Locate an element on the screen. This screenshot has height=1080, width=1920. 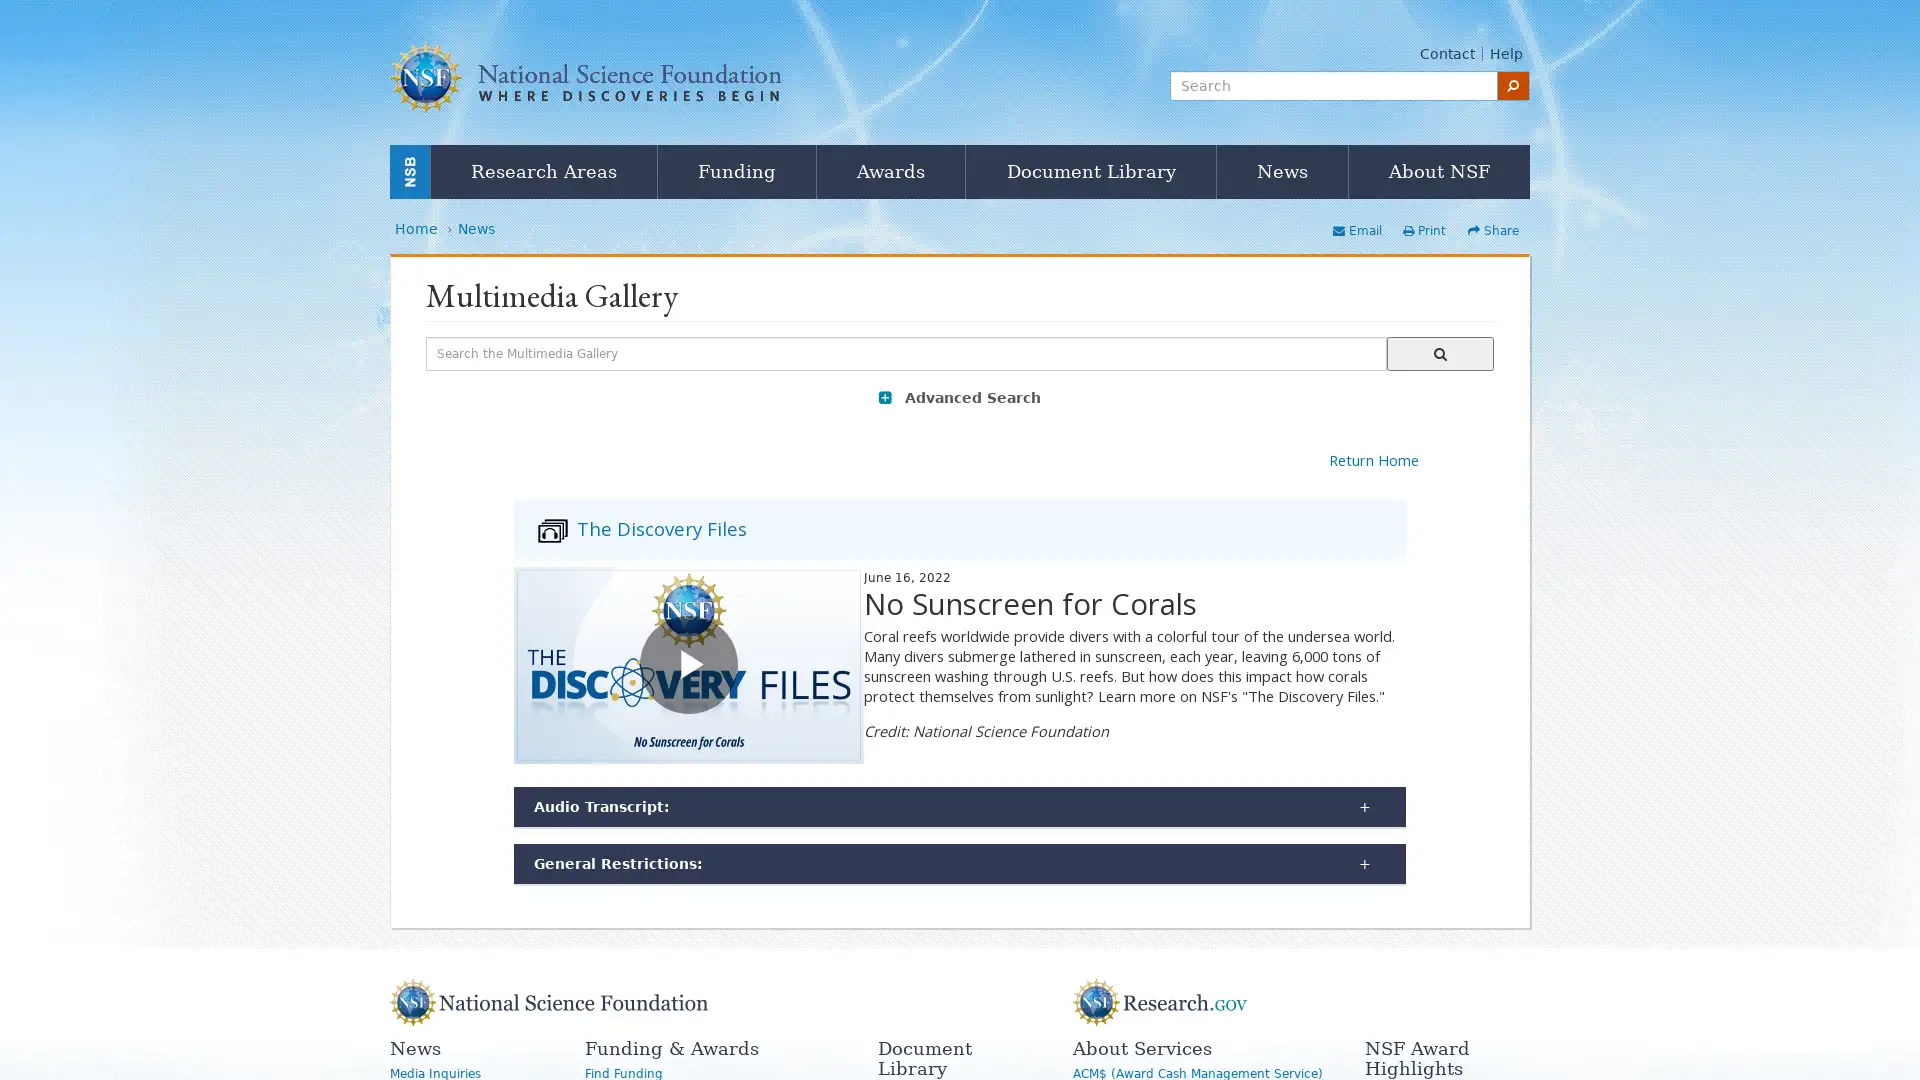
Share this page is located at coordinates (1493, 230).